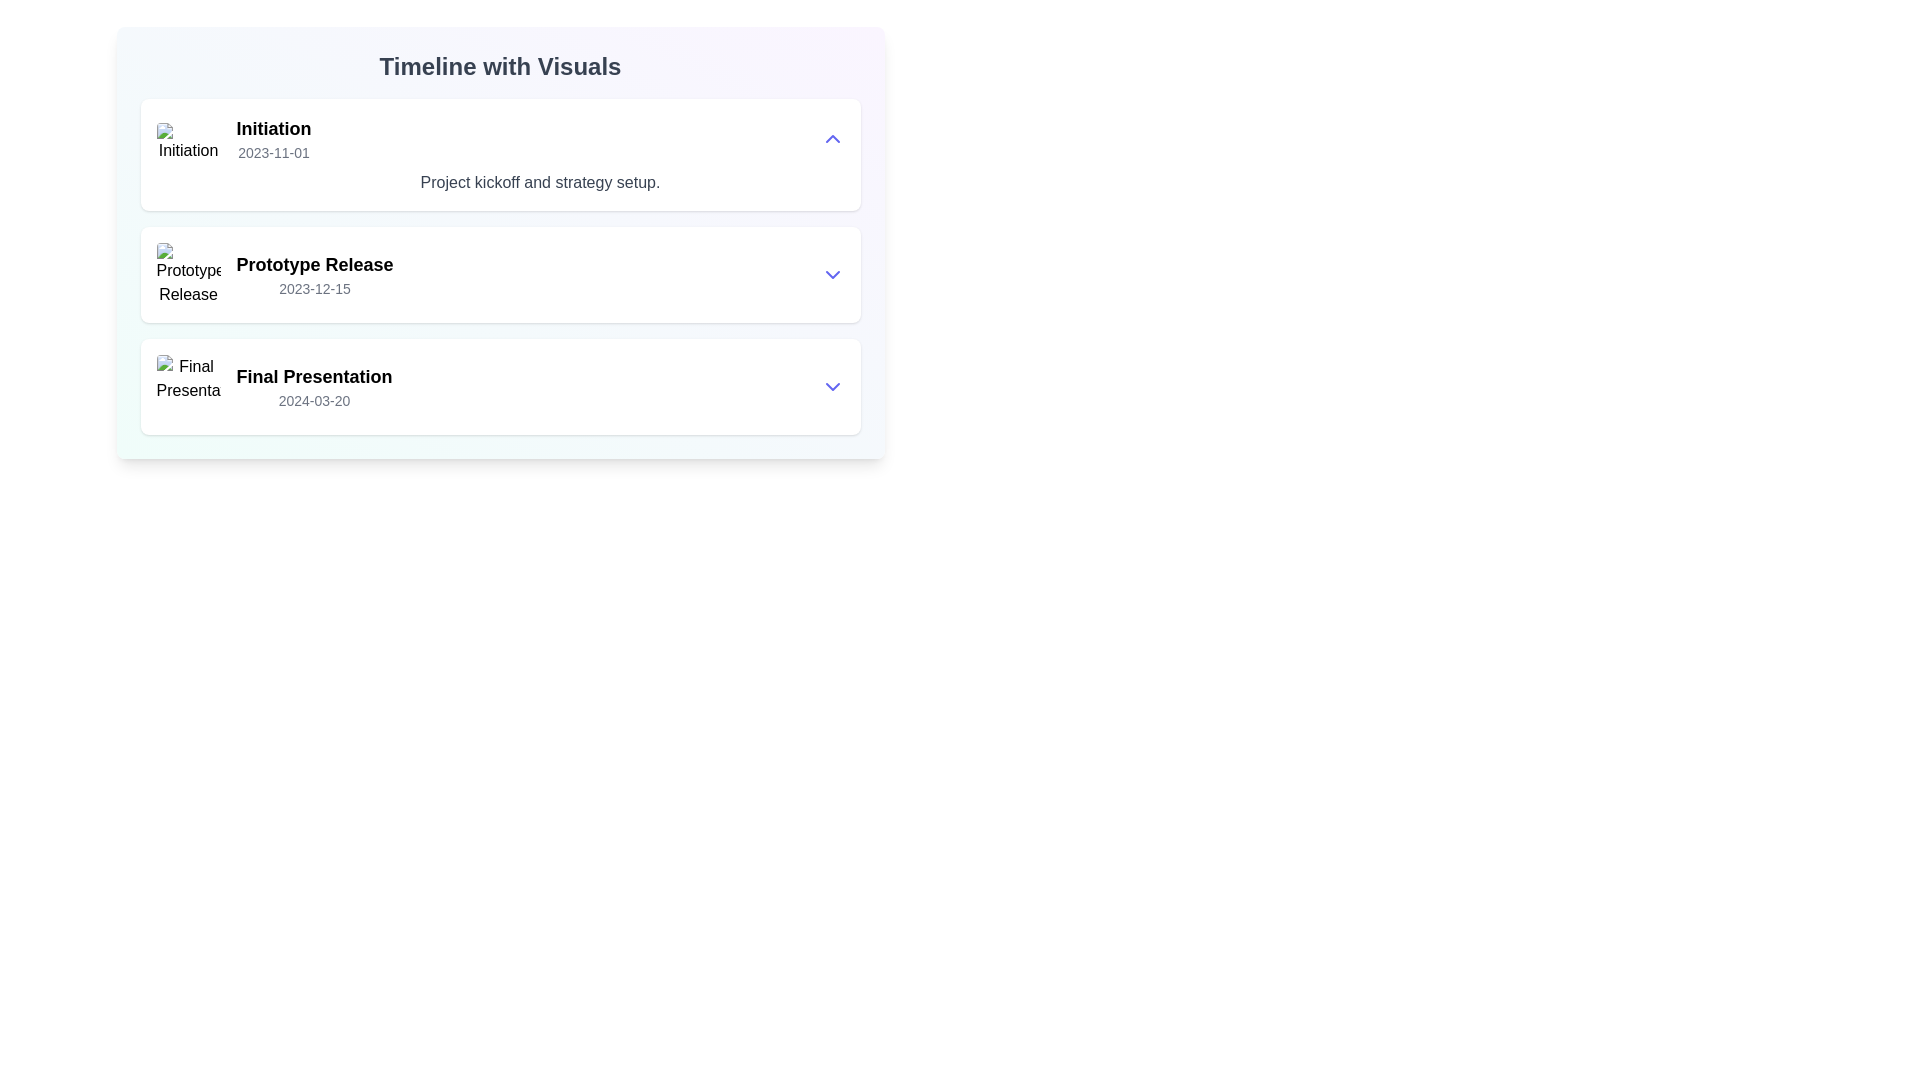 The image size is (1920, 1080). Describe the element at coordinates (272, 152) in the screenshot. I see `the text label displaying the date '2023-11-01', which is located below the 'Initiation' title in the timeline interface` at that location.